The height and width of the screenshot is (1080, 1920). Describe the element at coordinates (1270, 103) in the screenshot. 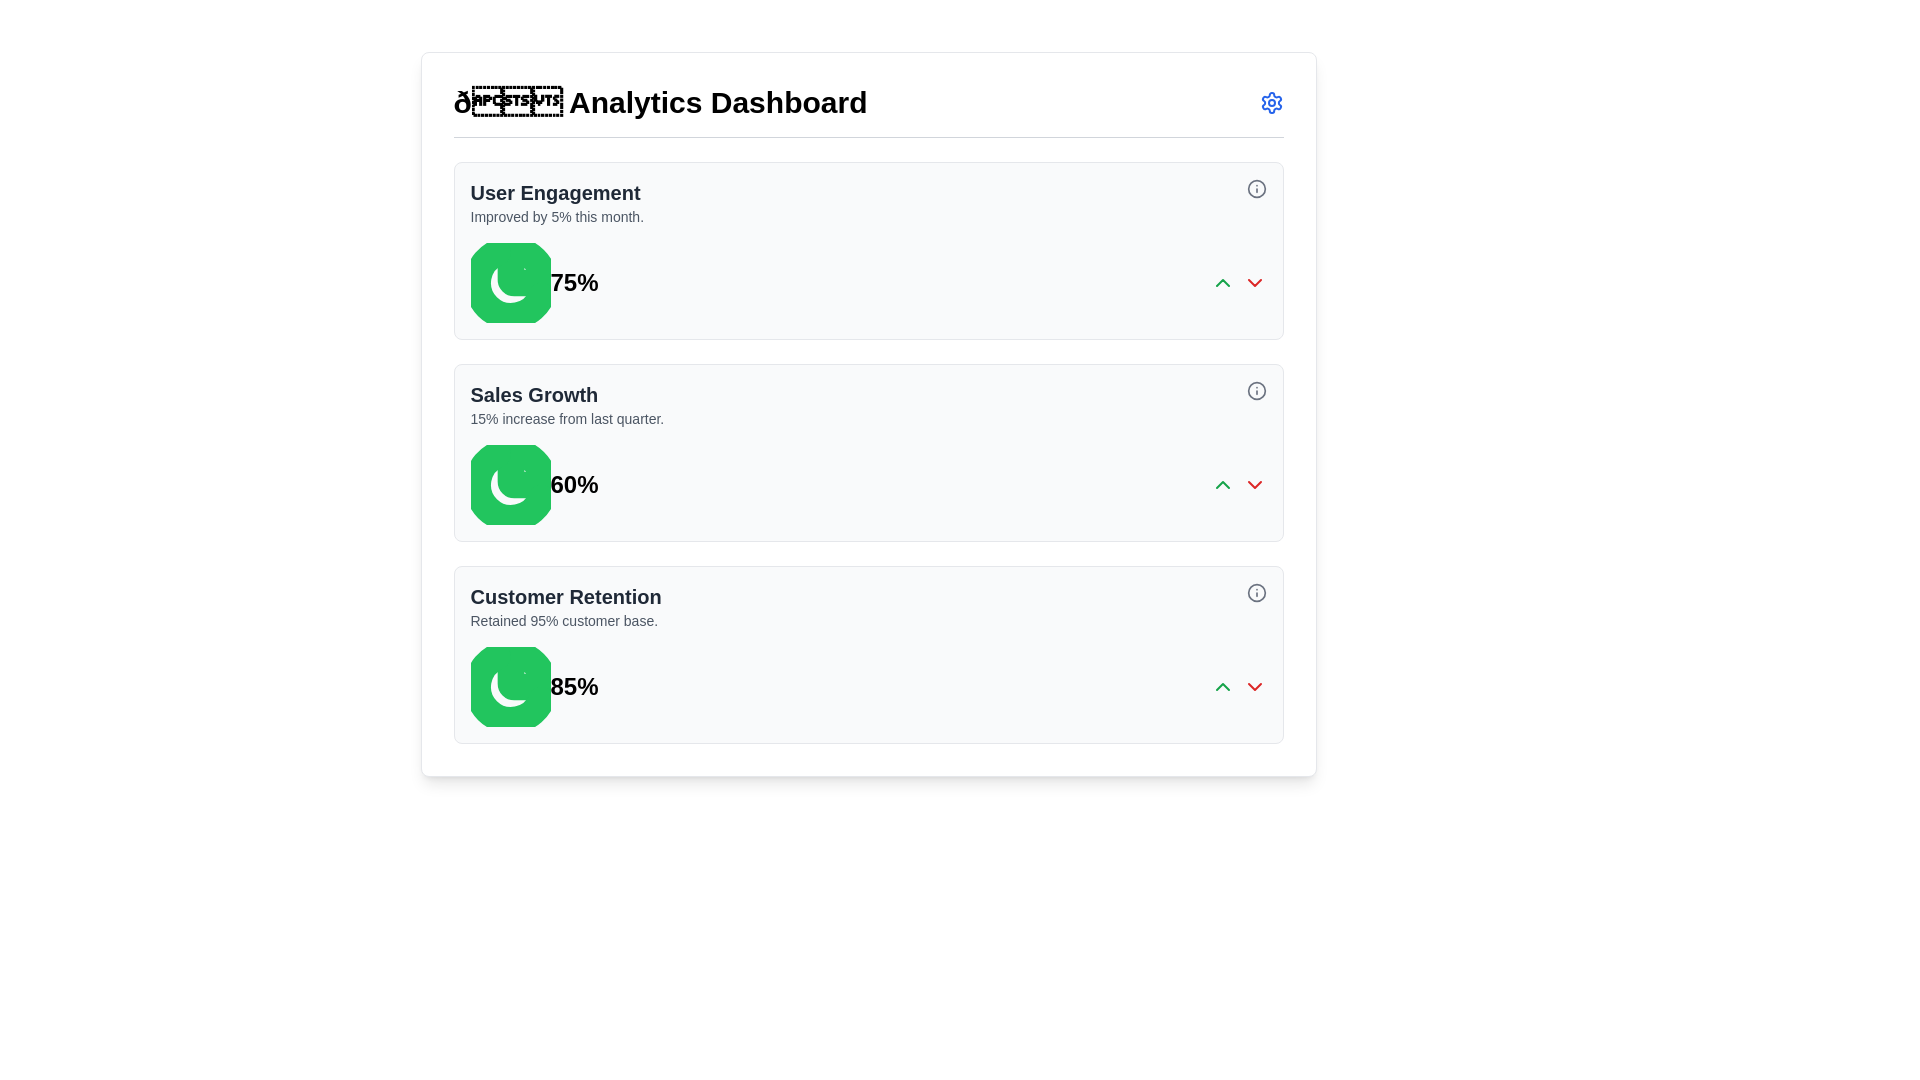

I see `the Gear icon in the header section of the dashboard interface, located to the right of '📊 Analytics Dashboard'` at that location.